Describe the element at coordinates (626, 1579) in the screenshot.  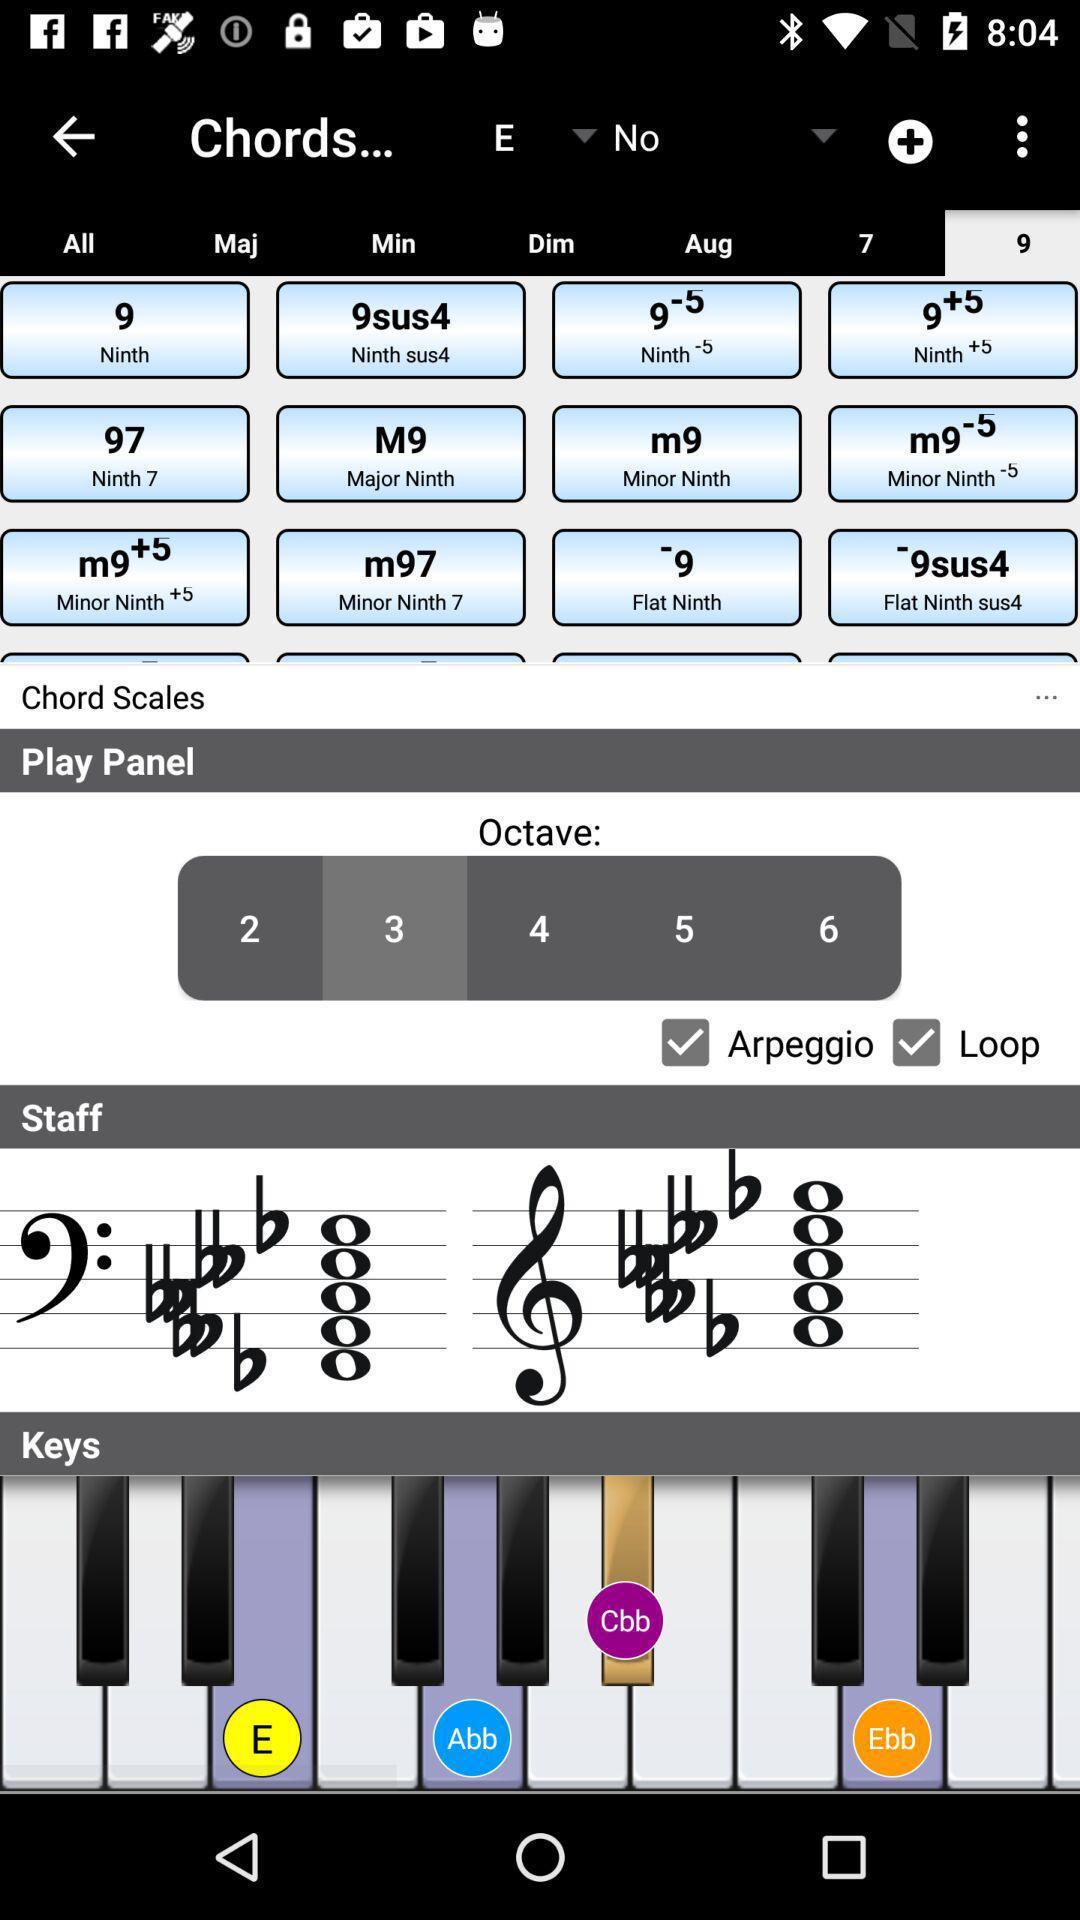
I see `hit cbb key` at that location.